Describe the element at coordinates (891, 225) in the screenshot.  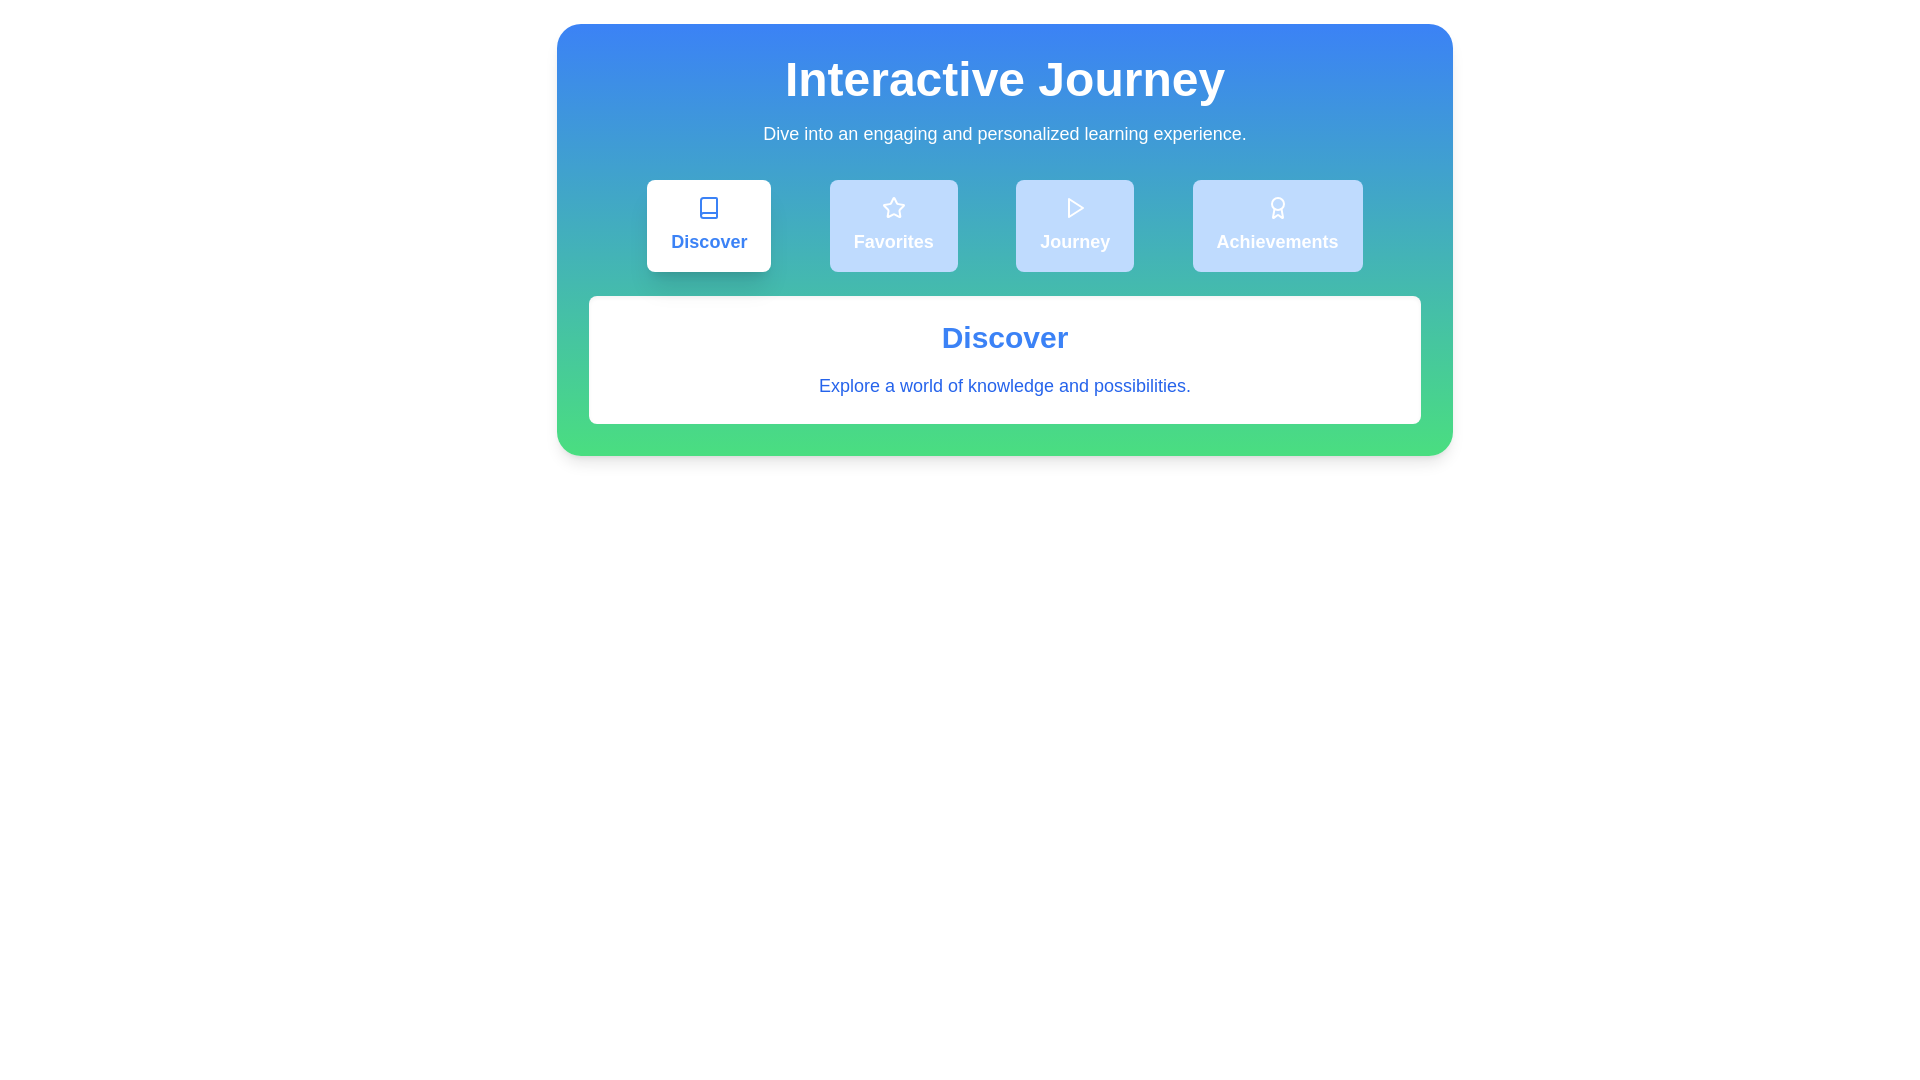
I see `the Favorites tab to view its content` at that location.